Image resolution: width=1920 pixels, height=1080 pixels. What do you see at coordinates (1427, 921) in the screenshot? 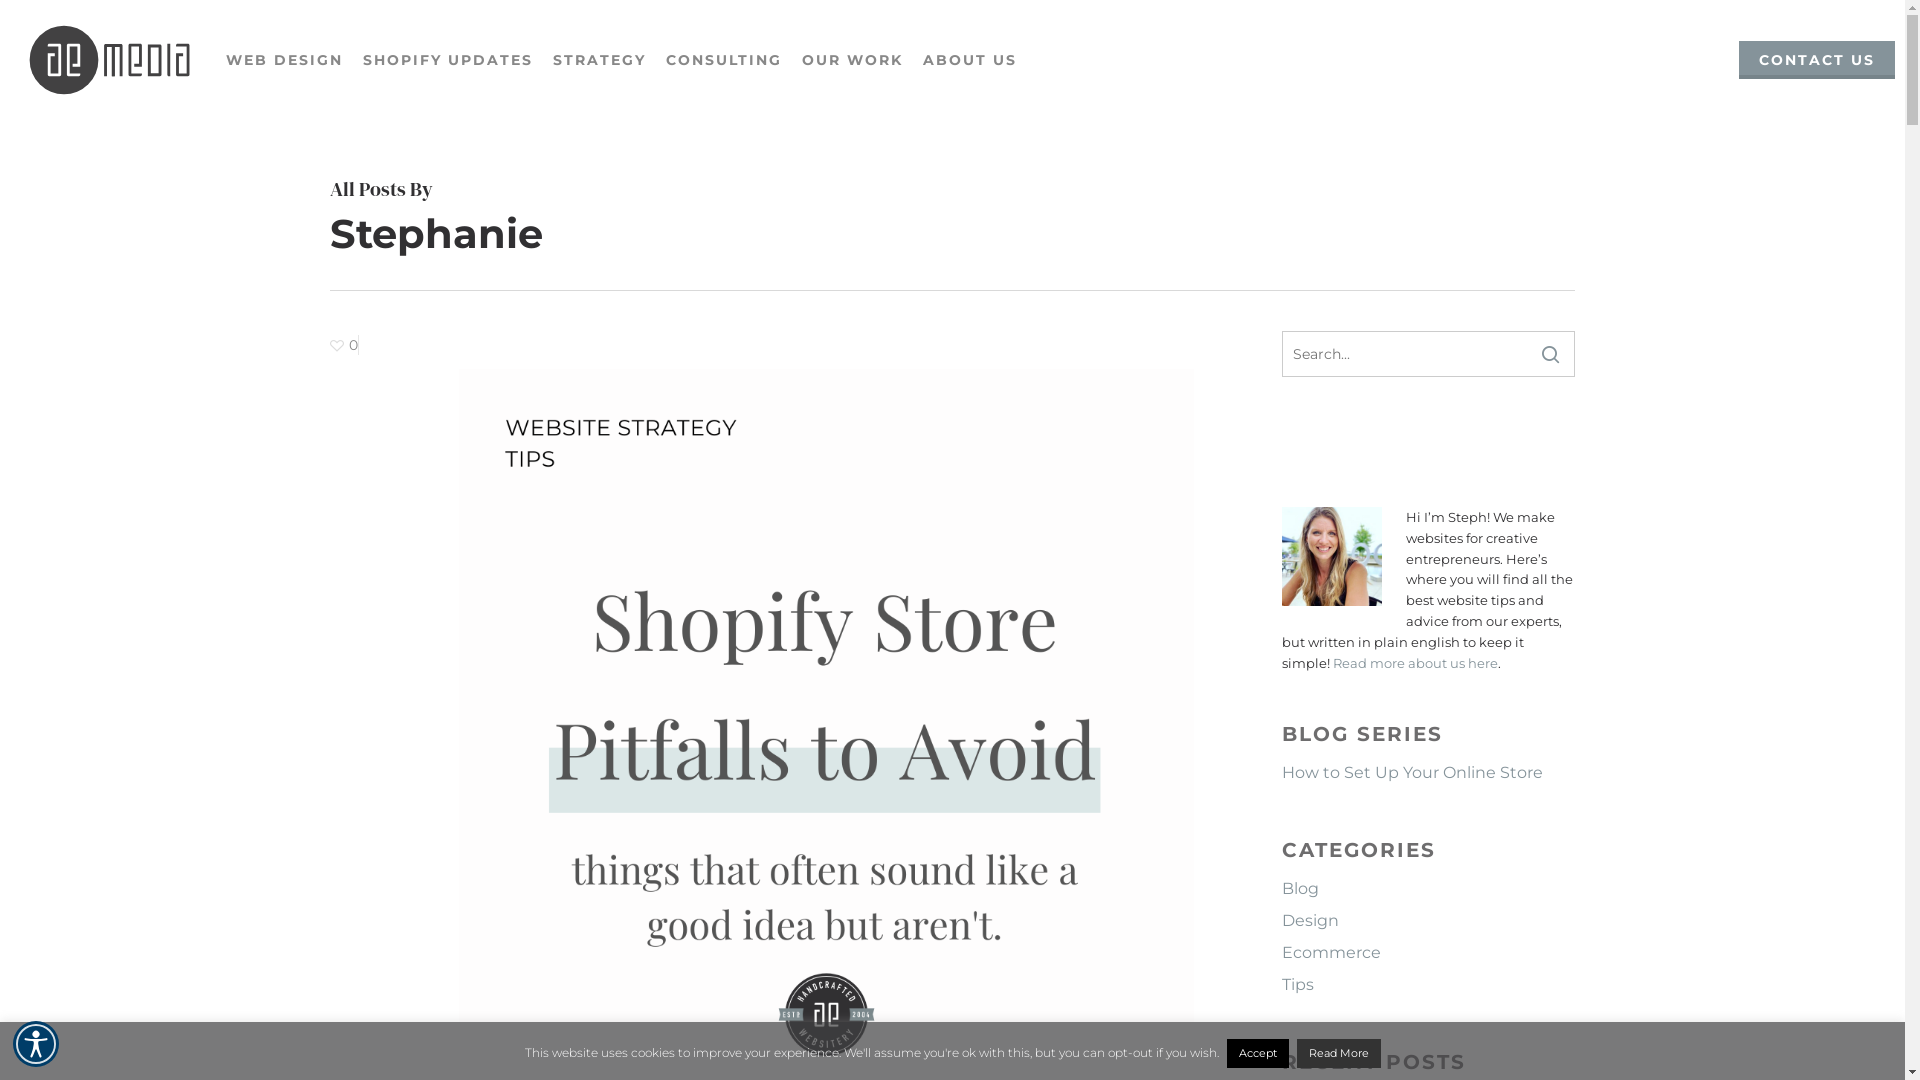
I see `'Design'` at bounding box center [1427, 921].